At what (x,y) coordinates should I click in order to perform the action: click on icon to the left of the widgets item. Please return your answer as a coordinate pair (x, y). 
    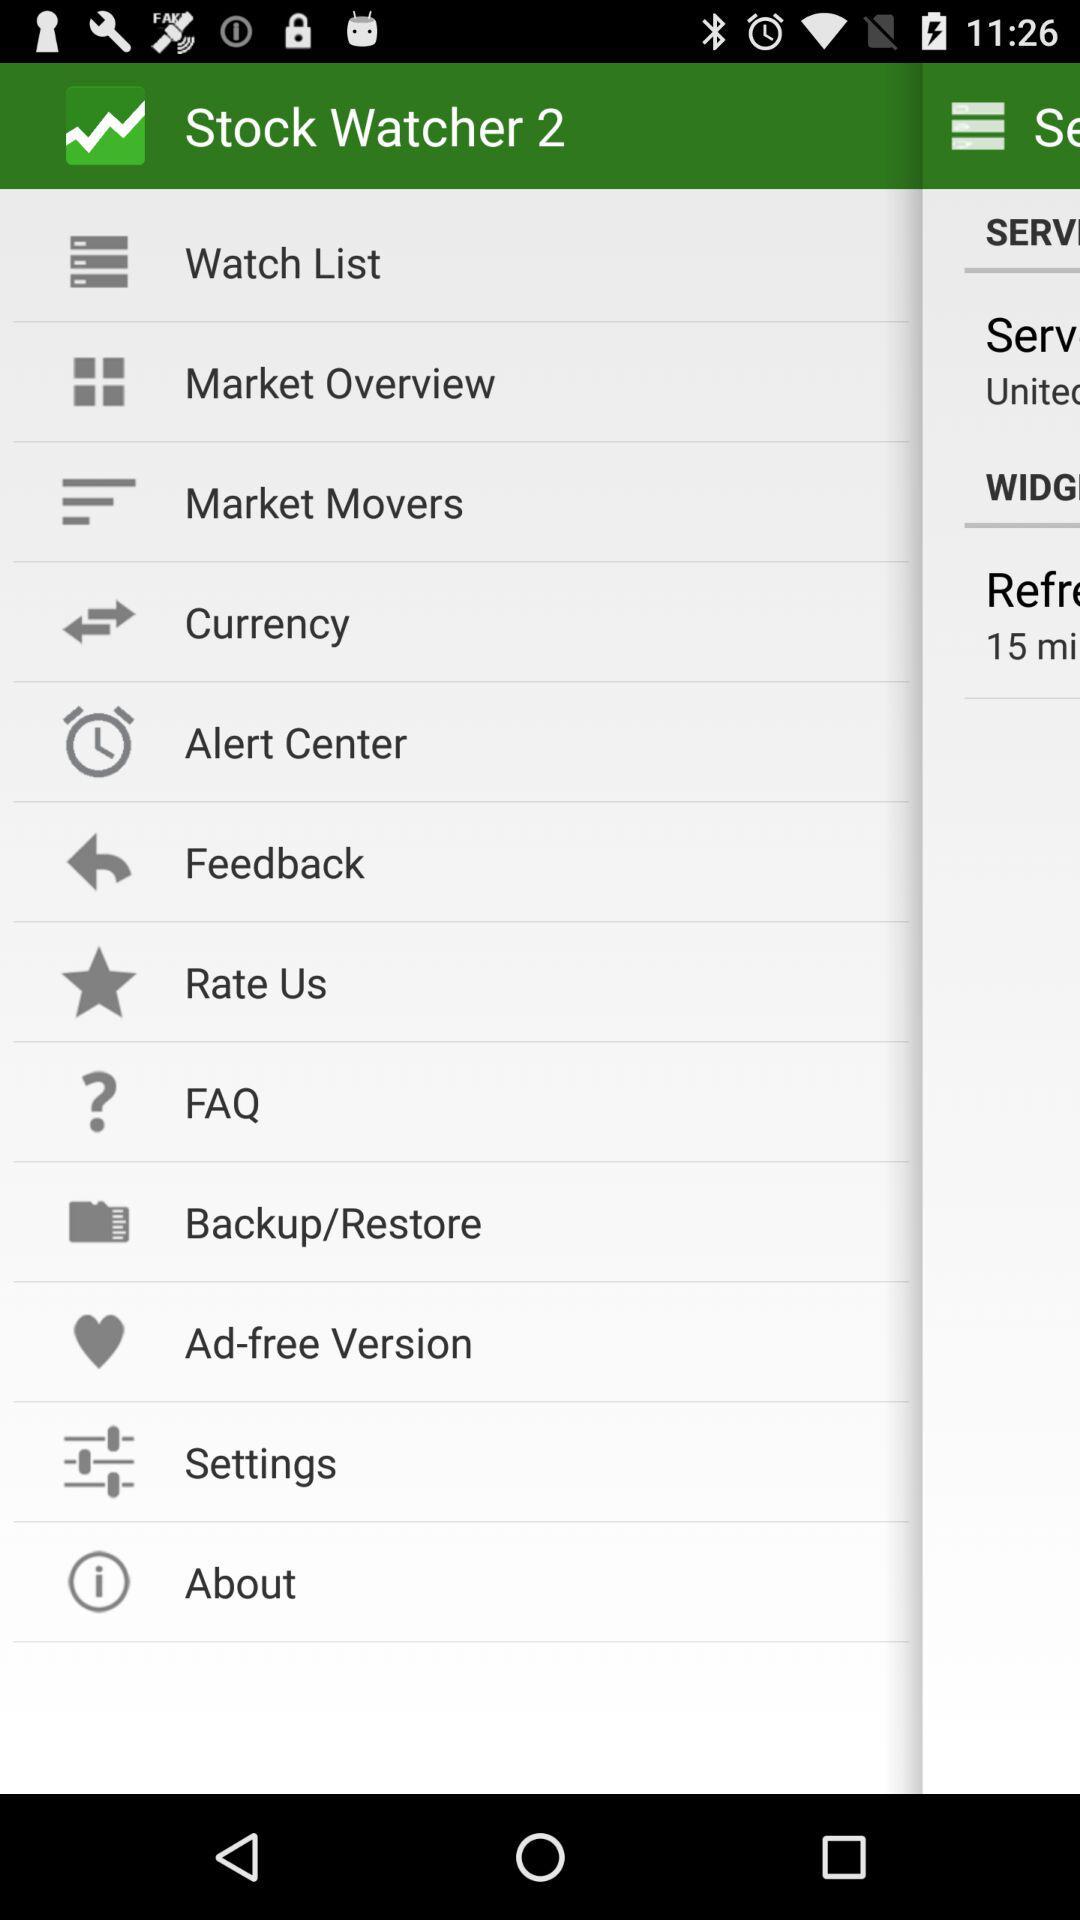
    Looking at the image, I should click on (532, 501).